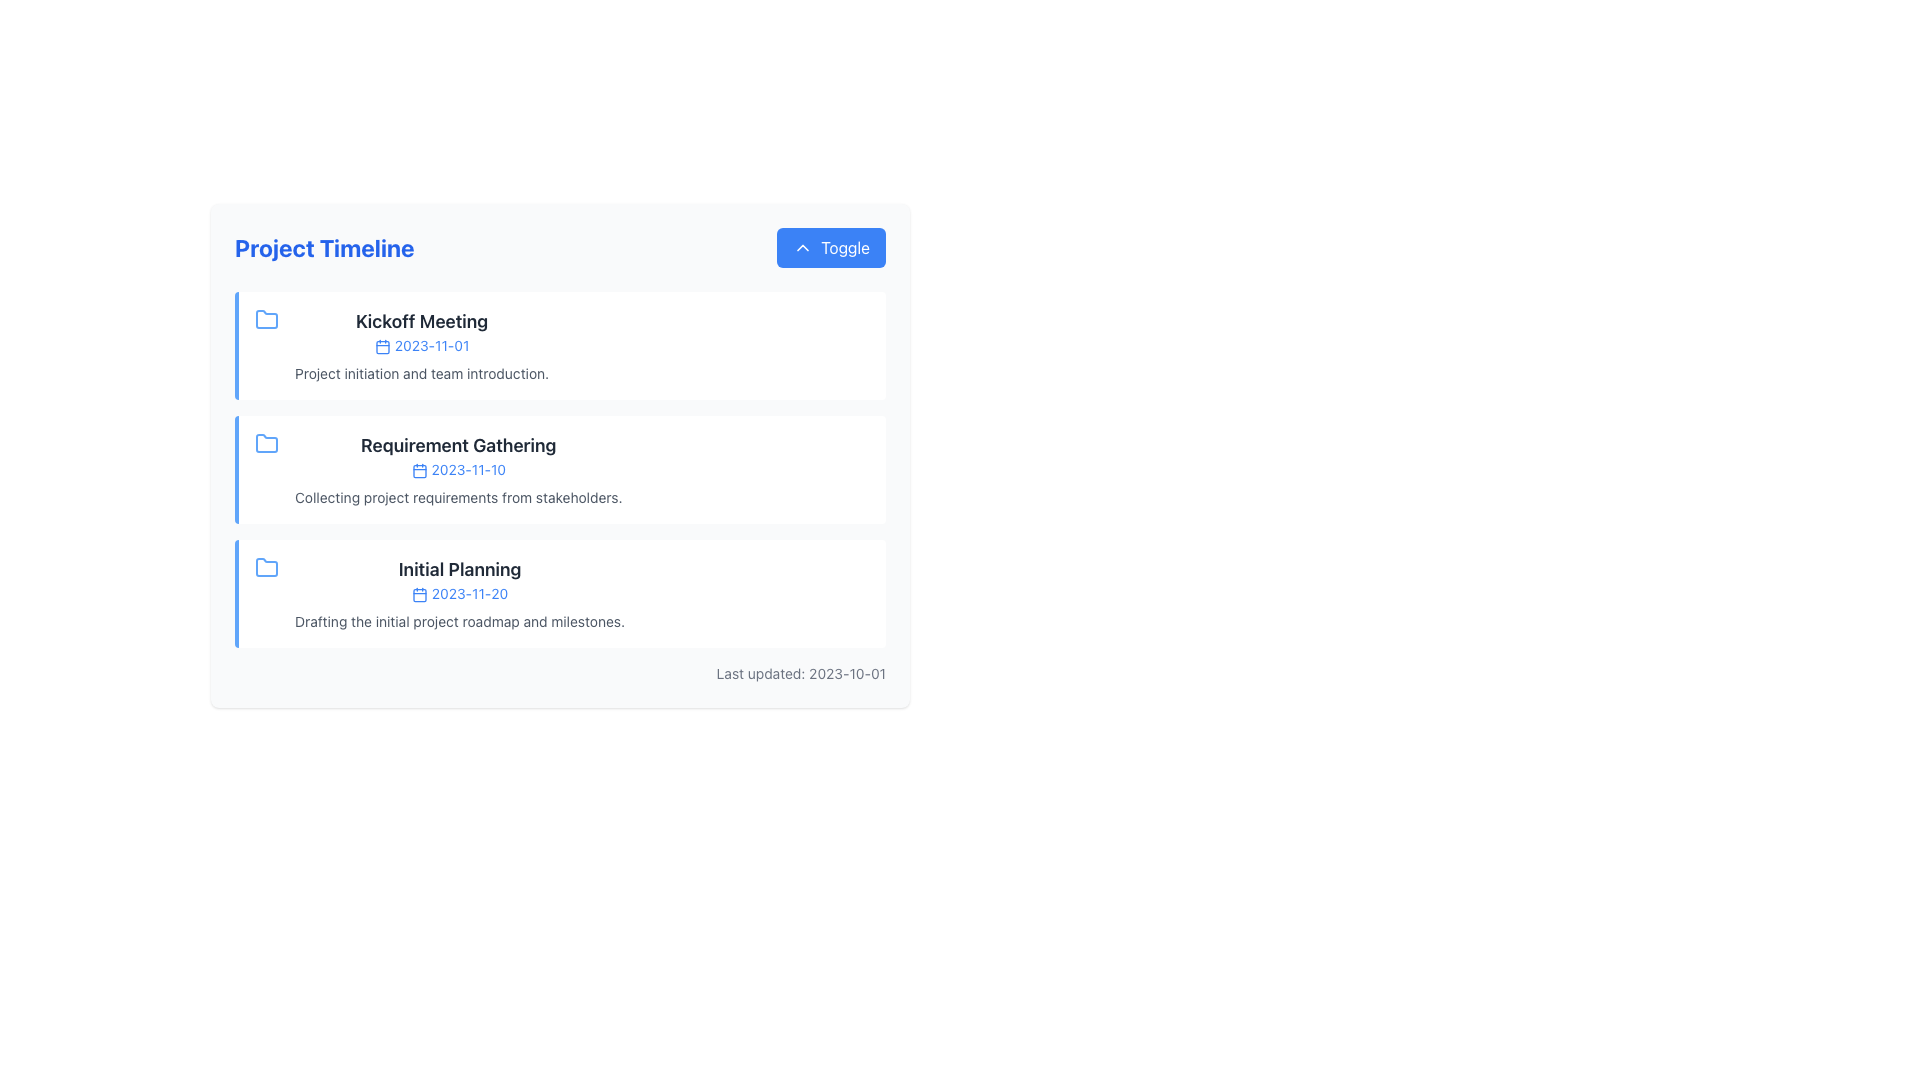 This screenshot has width=1920, height=1080. I want to click on the static text block that reads 'Collecting project requirements from stakeholders.' located below the heading 'Requirement Gathering' and the date '2023-11-10', so click(457, 496).